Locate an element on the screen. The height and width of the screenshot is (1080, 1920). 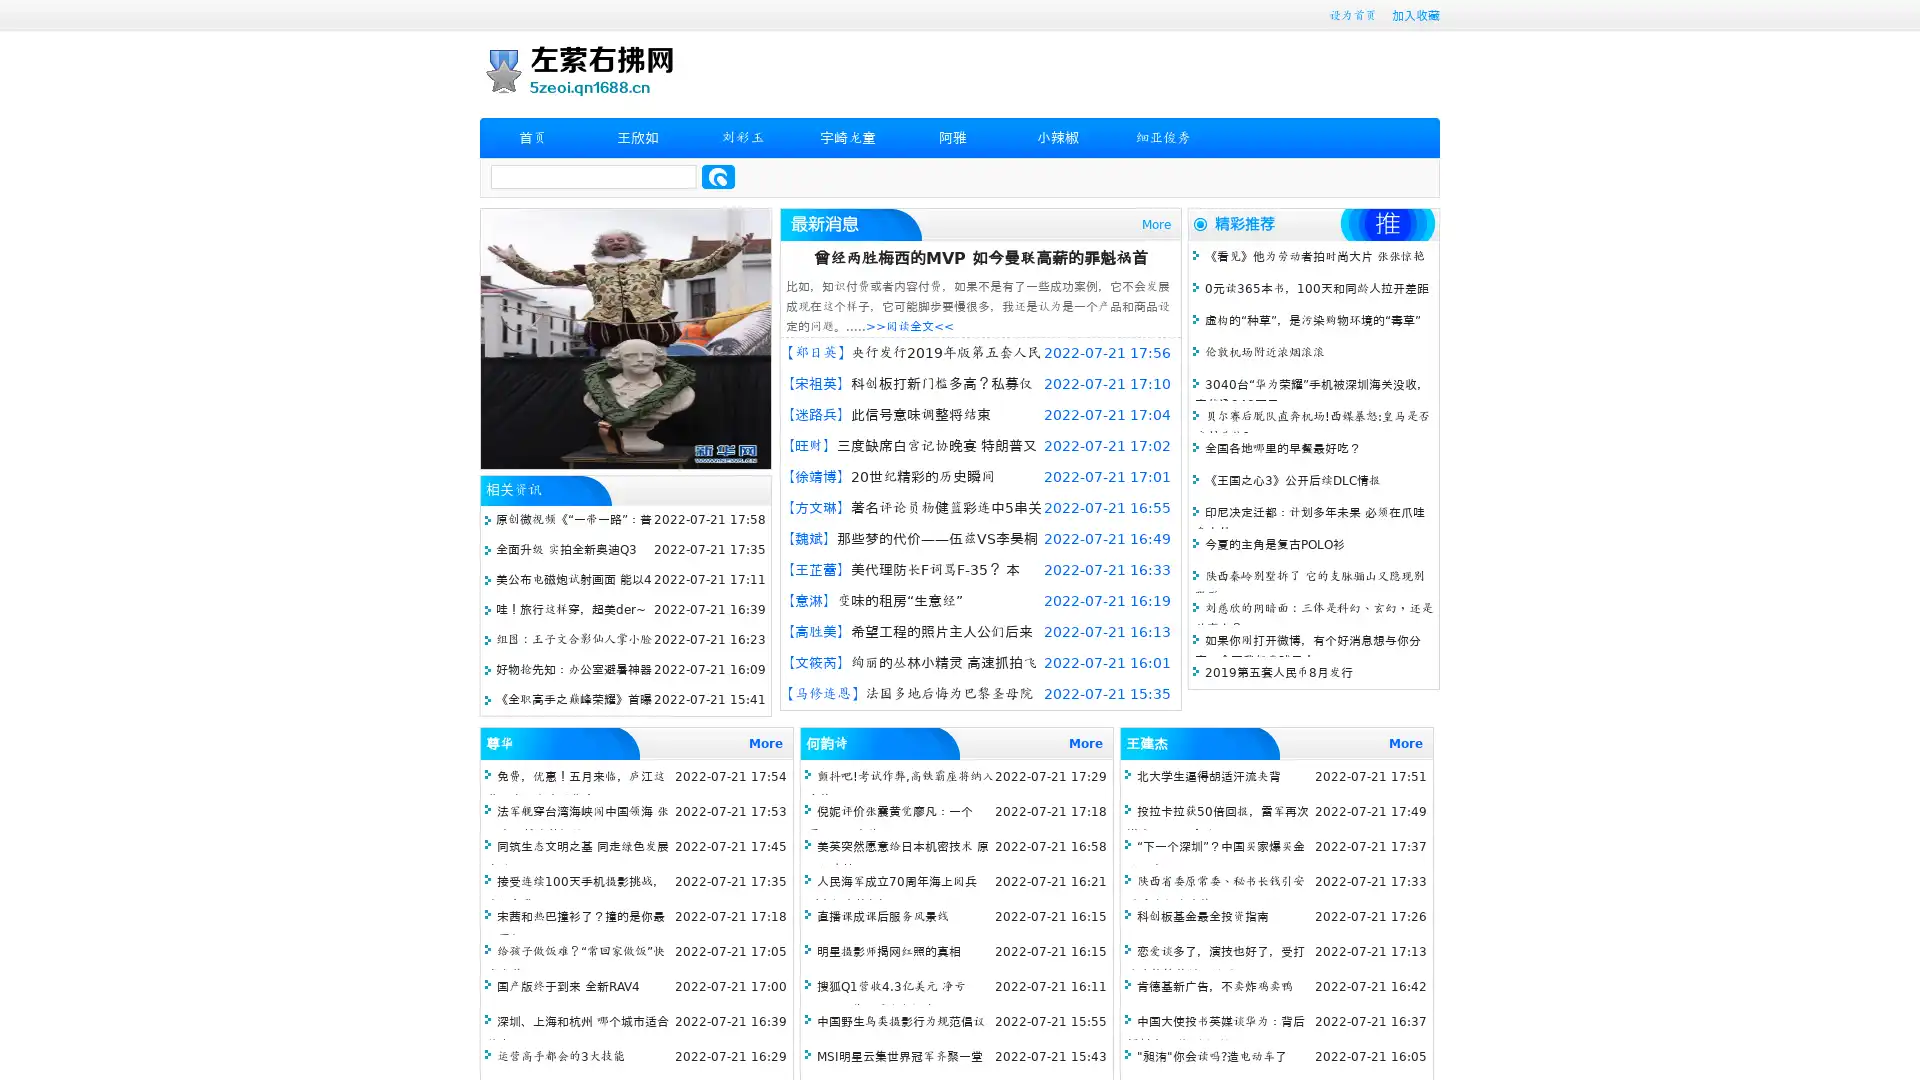
Search is located at coordinates (718, 176).